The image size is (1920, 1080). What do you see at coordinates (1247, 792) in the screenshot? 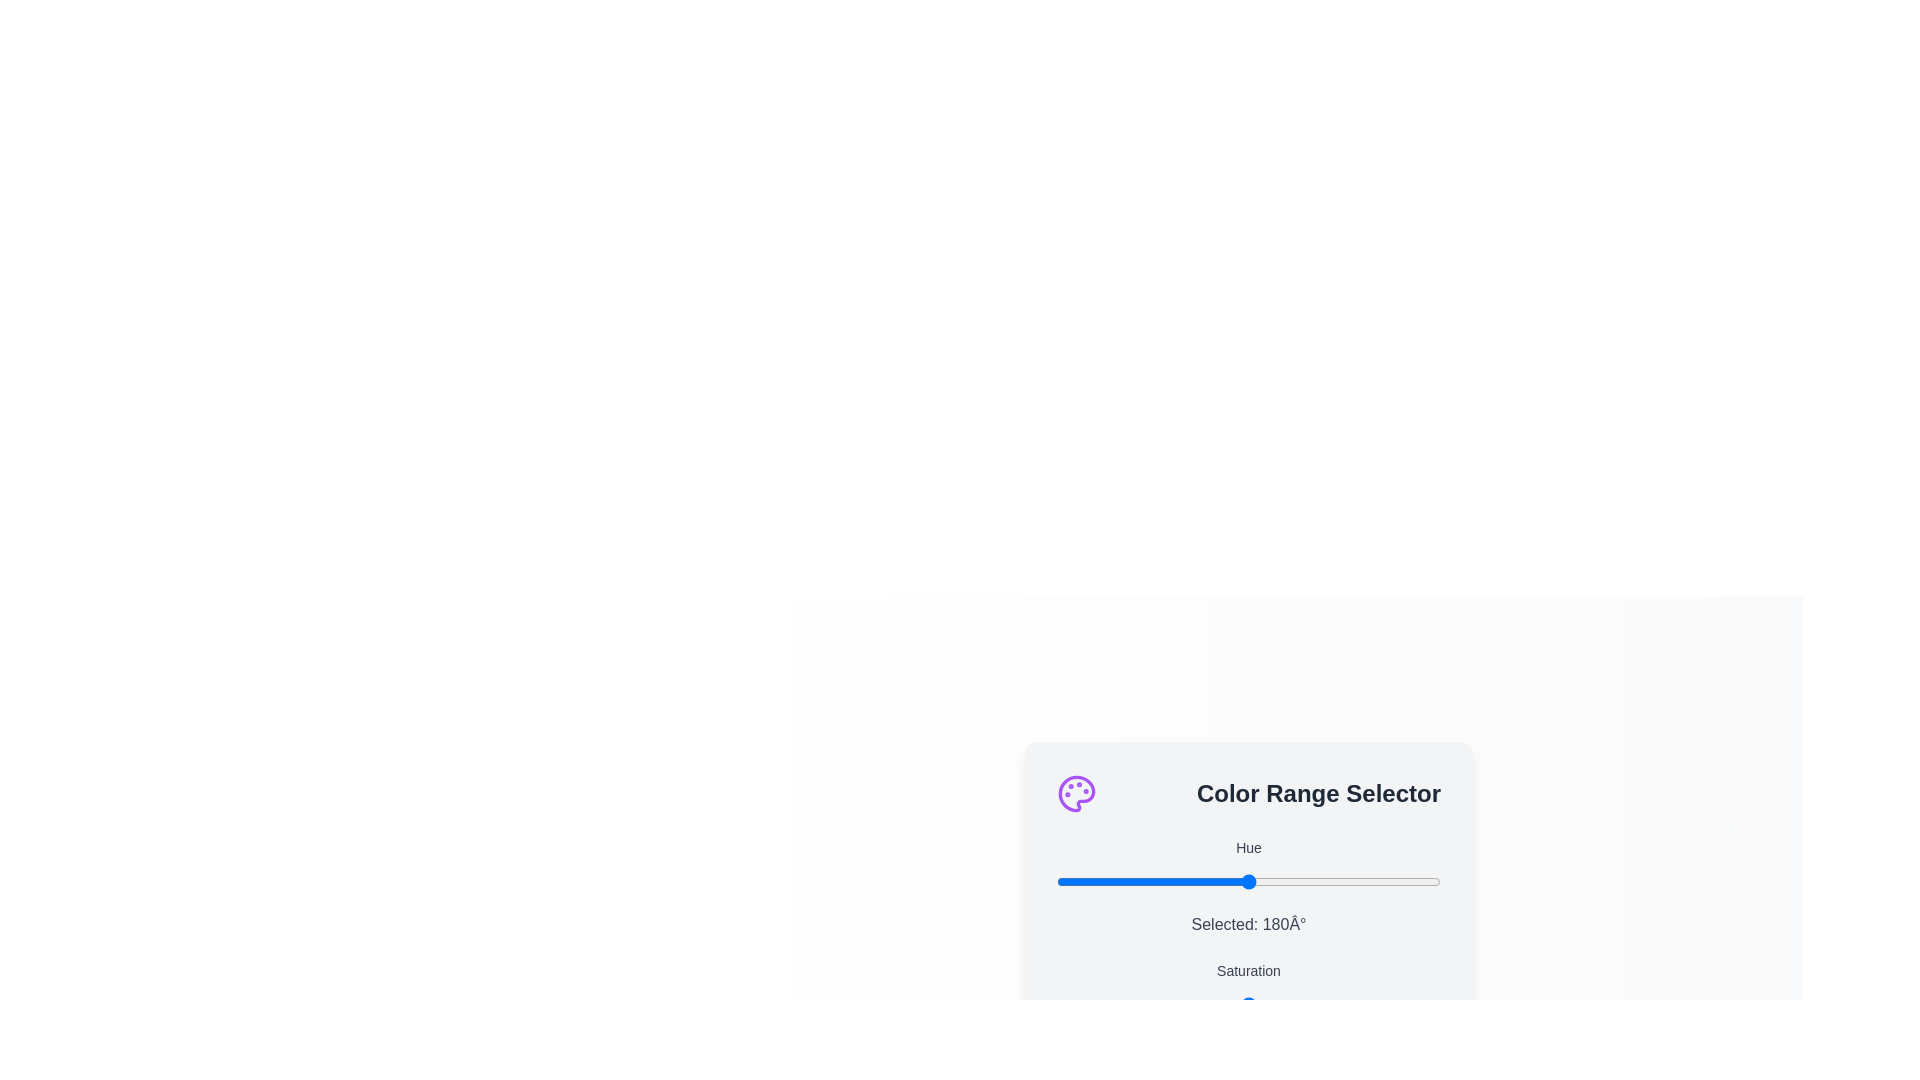
I see `the 'Color Range Selector' label, which features a purple painter's palette icon on the left, for potential navigation` at bounding box center [1247, 792].